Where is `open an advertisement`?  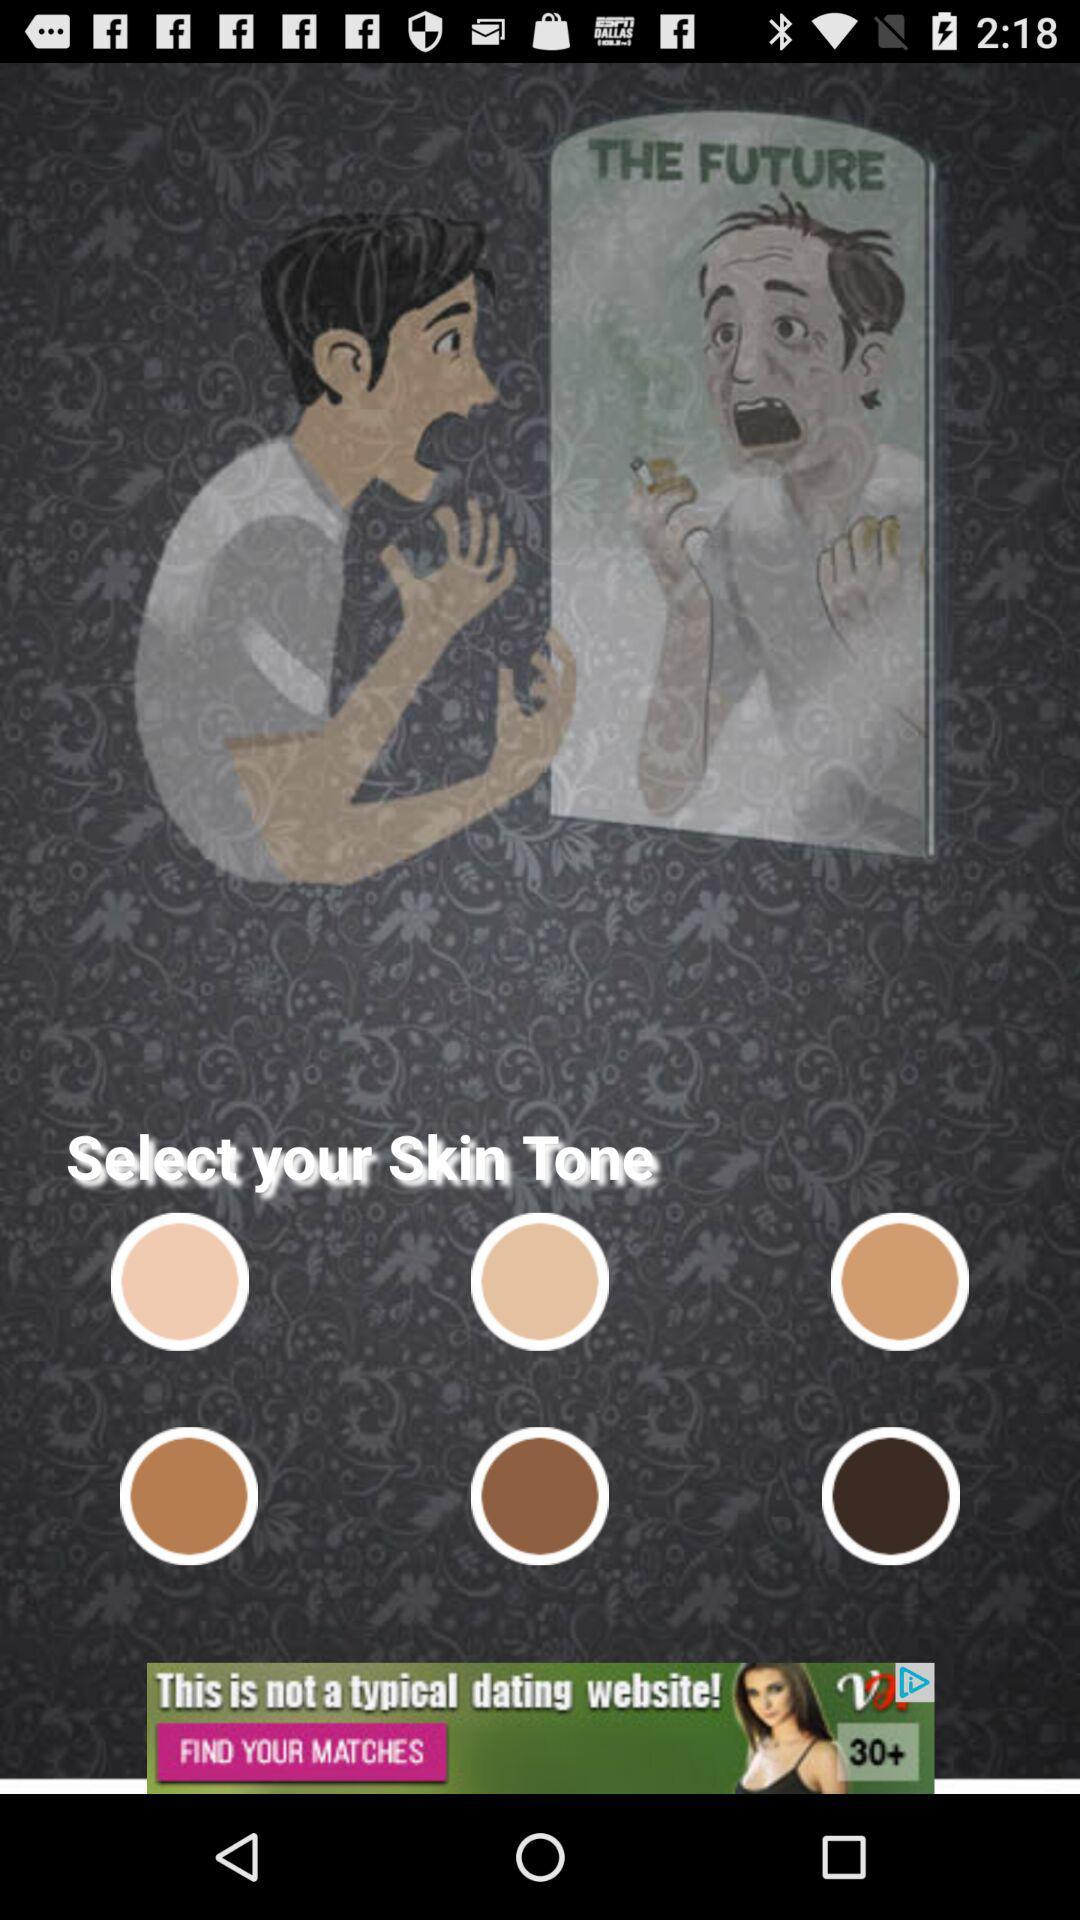
open an advertisement is located at coordinates (540, 1727).